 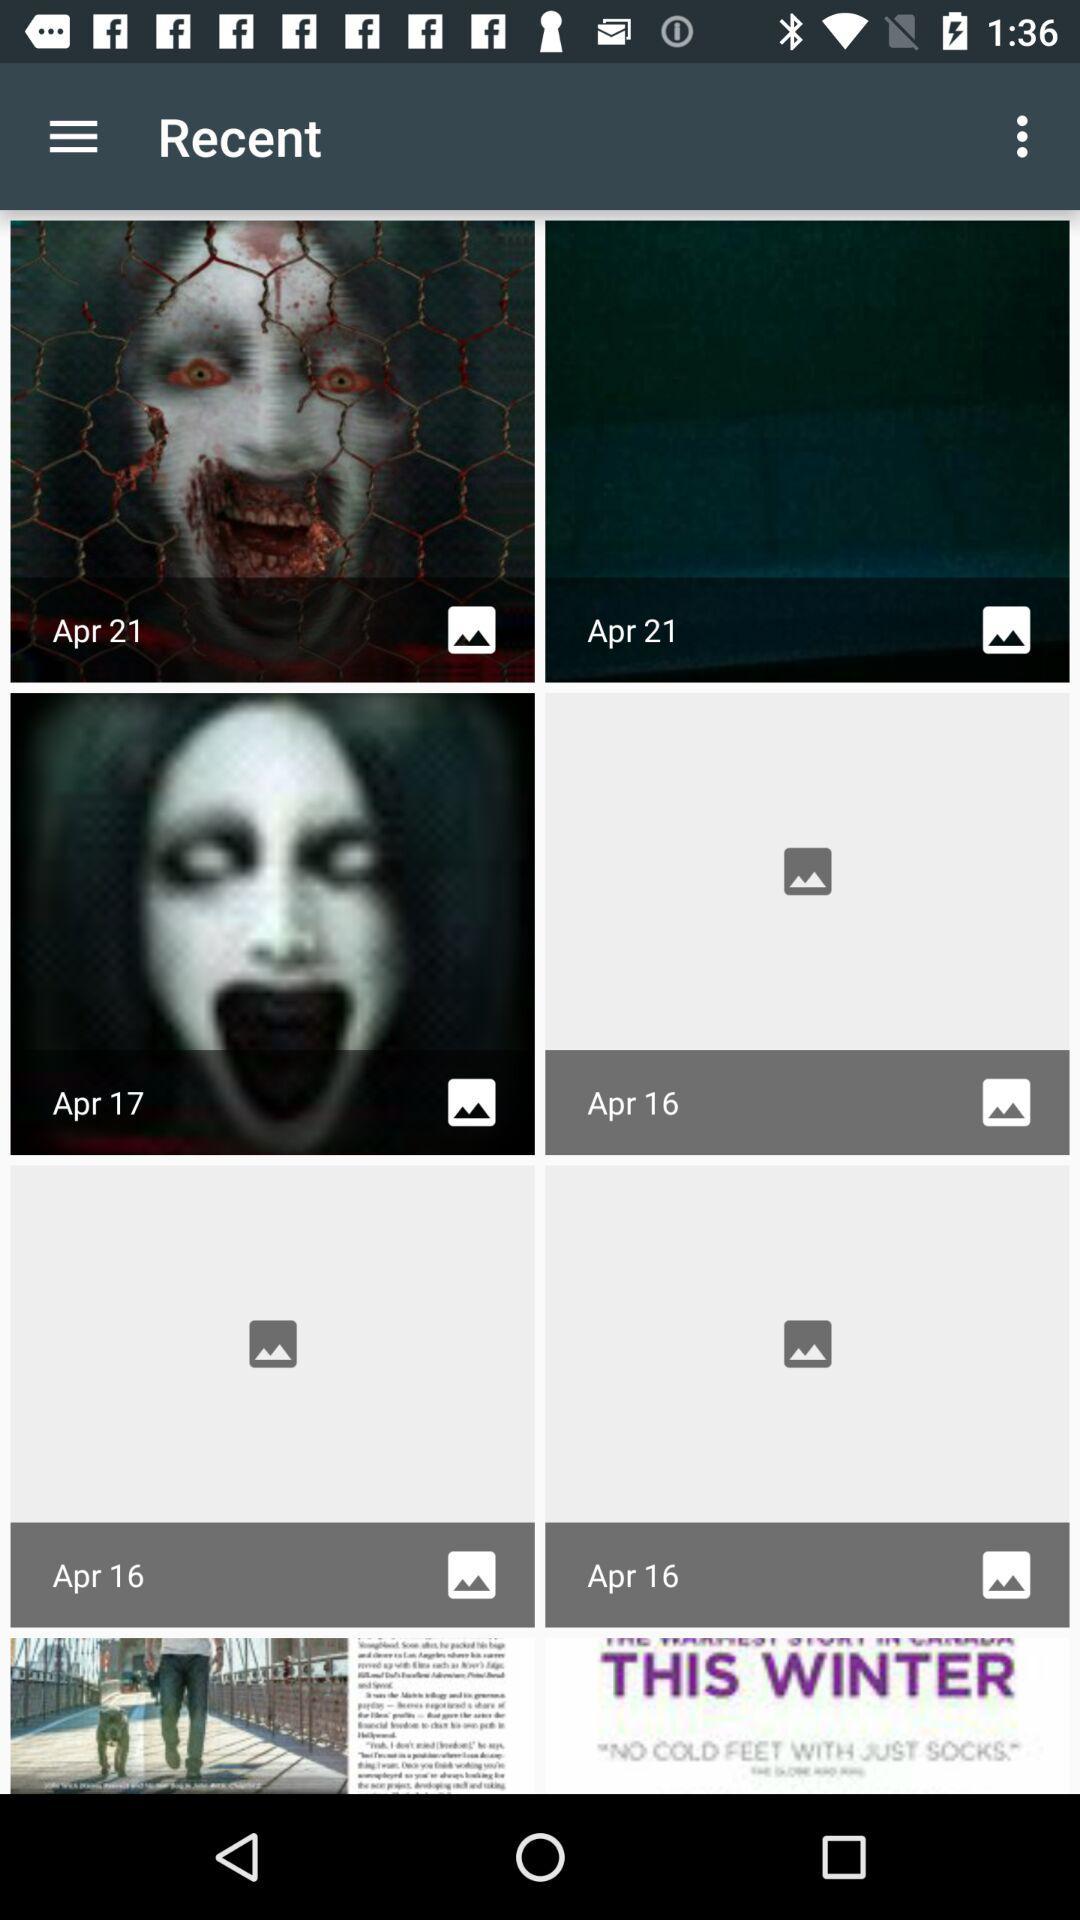 What do you see at coordinates (273, 1714) in the screenshot?
I see `the image below april 16` at bounding box center [273, 1714].